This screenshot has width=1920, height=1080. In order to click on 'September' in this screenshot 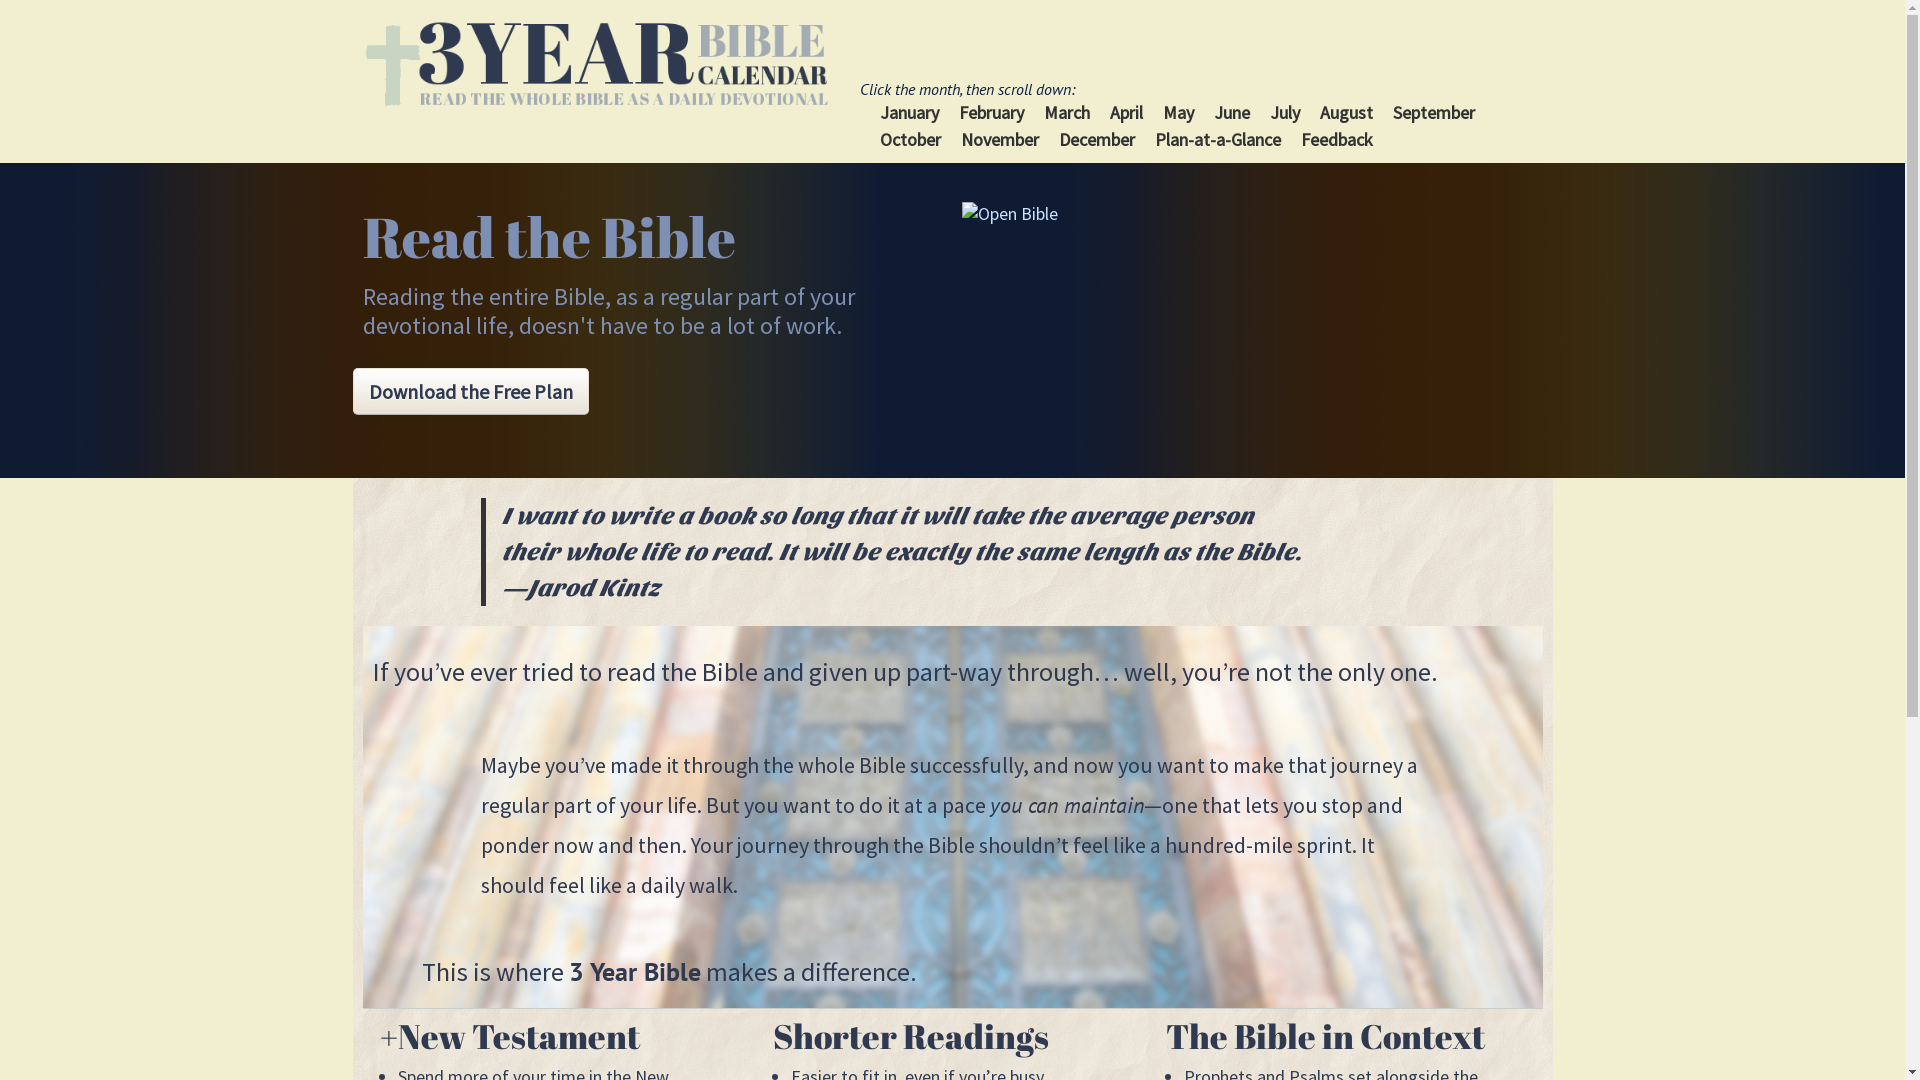, I will do `click(1433, 112)`.